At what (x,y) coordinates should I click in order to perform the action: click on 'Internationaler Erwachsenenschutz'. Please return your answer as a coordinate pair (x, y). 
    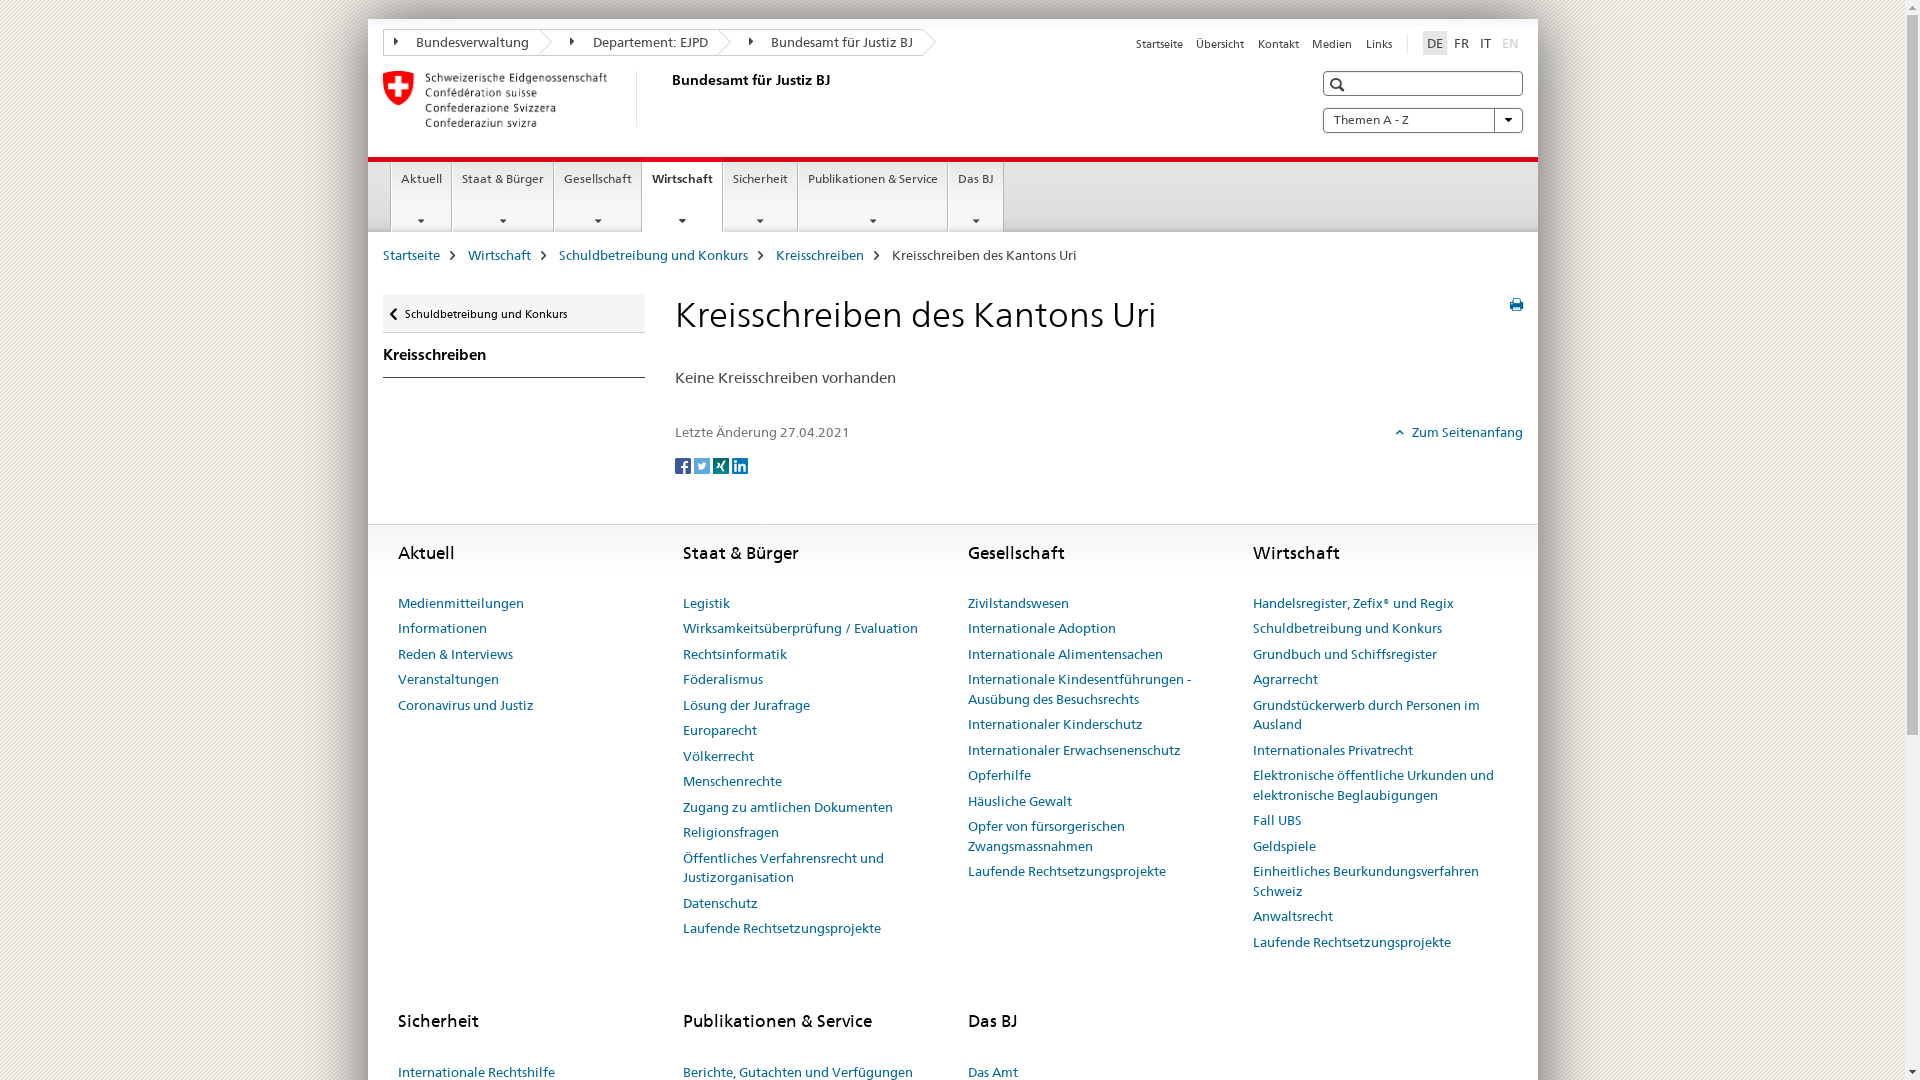
    Looking at the image, I should click on (1073, 751).